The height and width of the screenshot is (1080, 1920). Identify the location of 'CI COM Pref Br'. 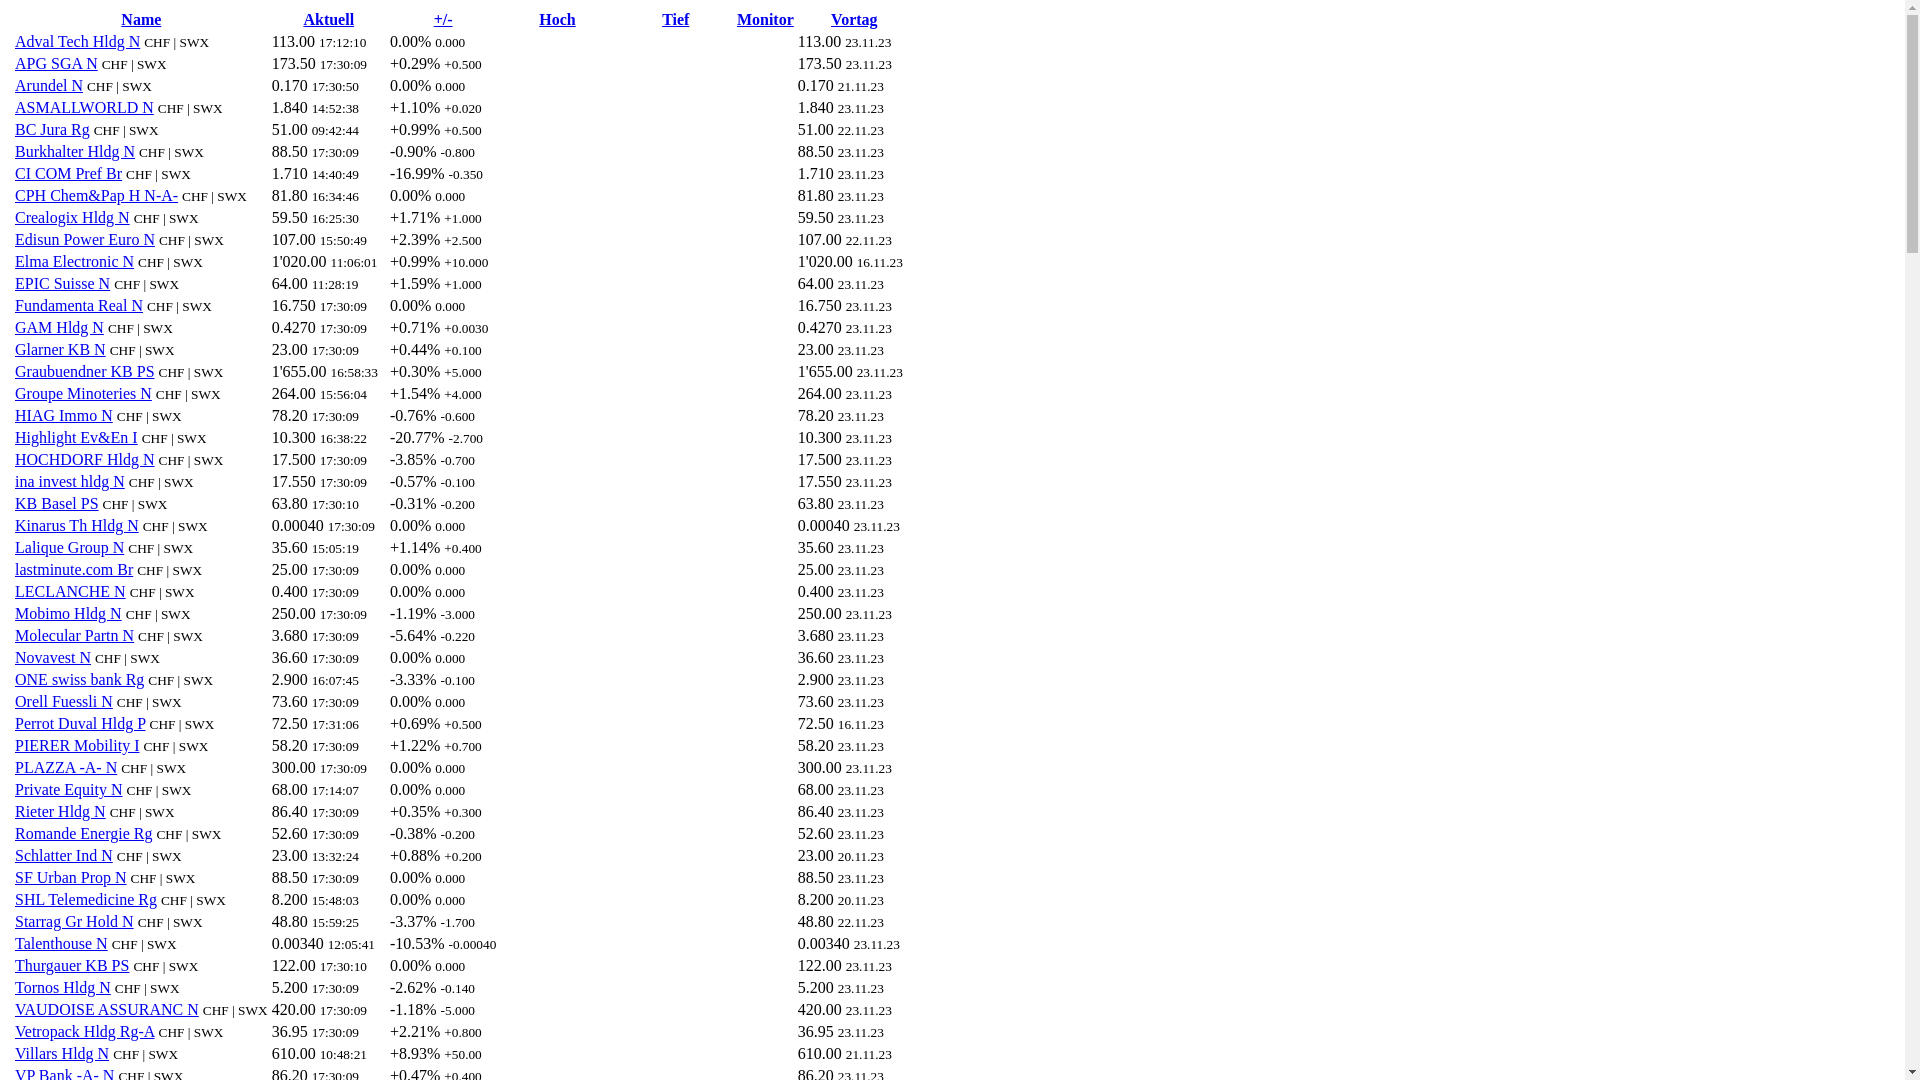
(68, 172).